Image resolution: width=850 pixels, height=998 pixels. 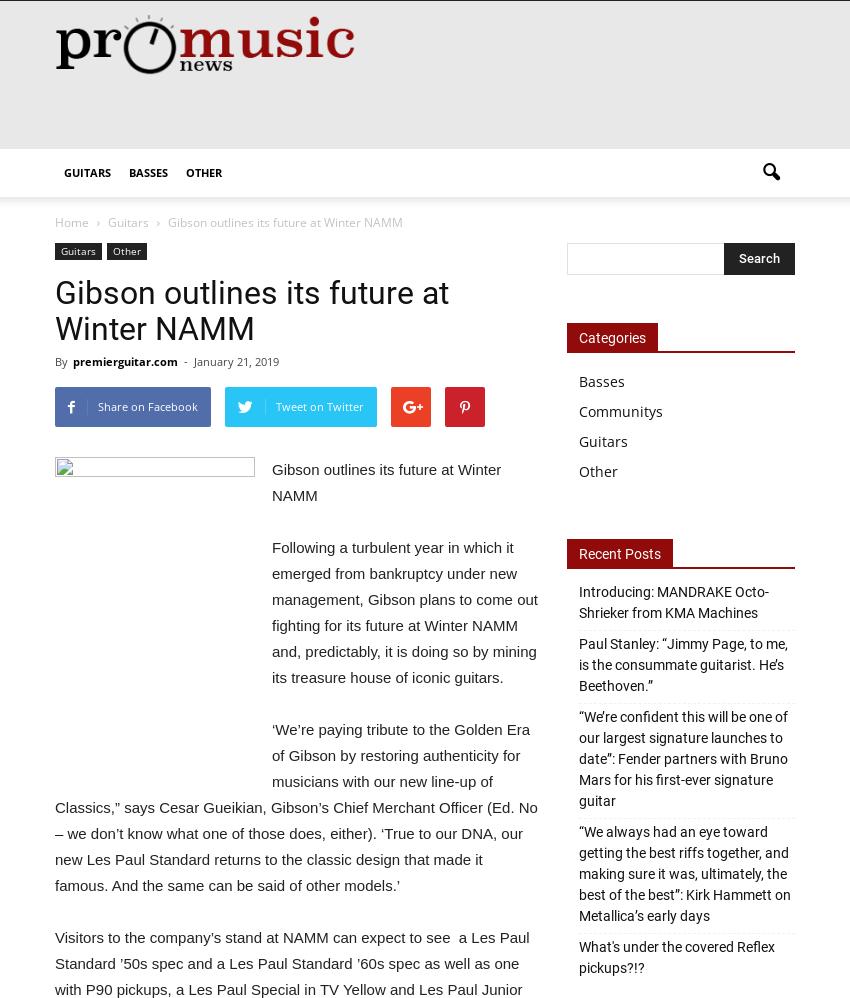 What do you see at coordinates (71, 222) in the screenshot?
I see `'Home'` at bounding box center [71, 222].